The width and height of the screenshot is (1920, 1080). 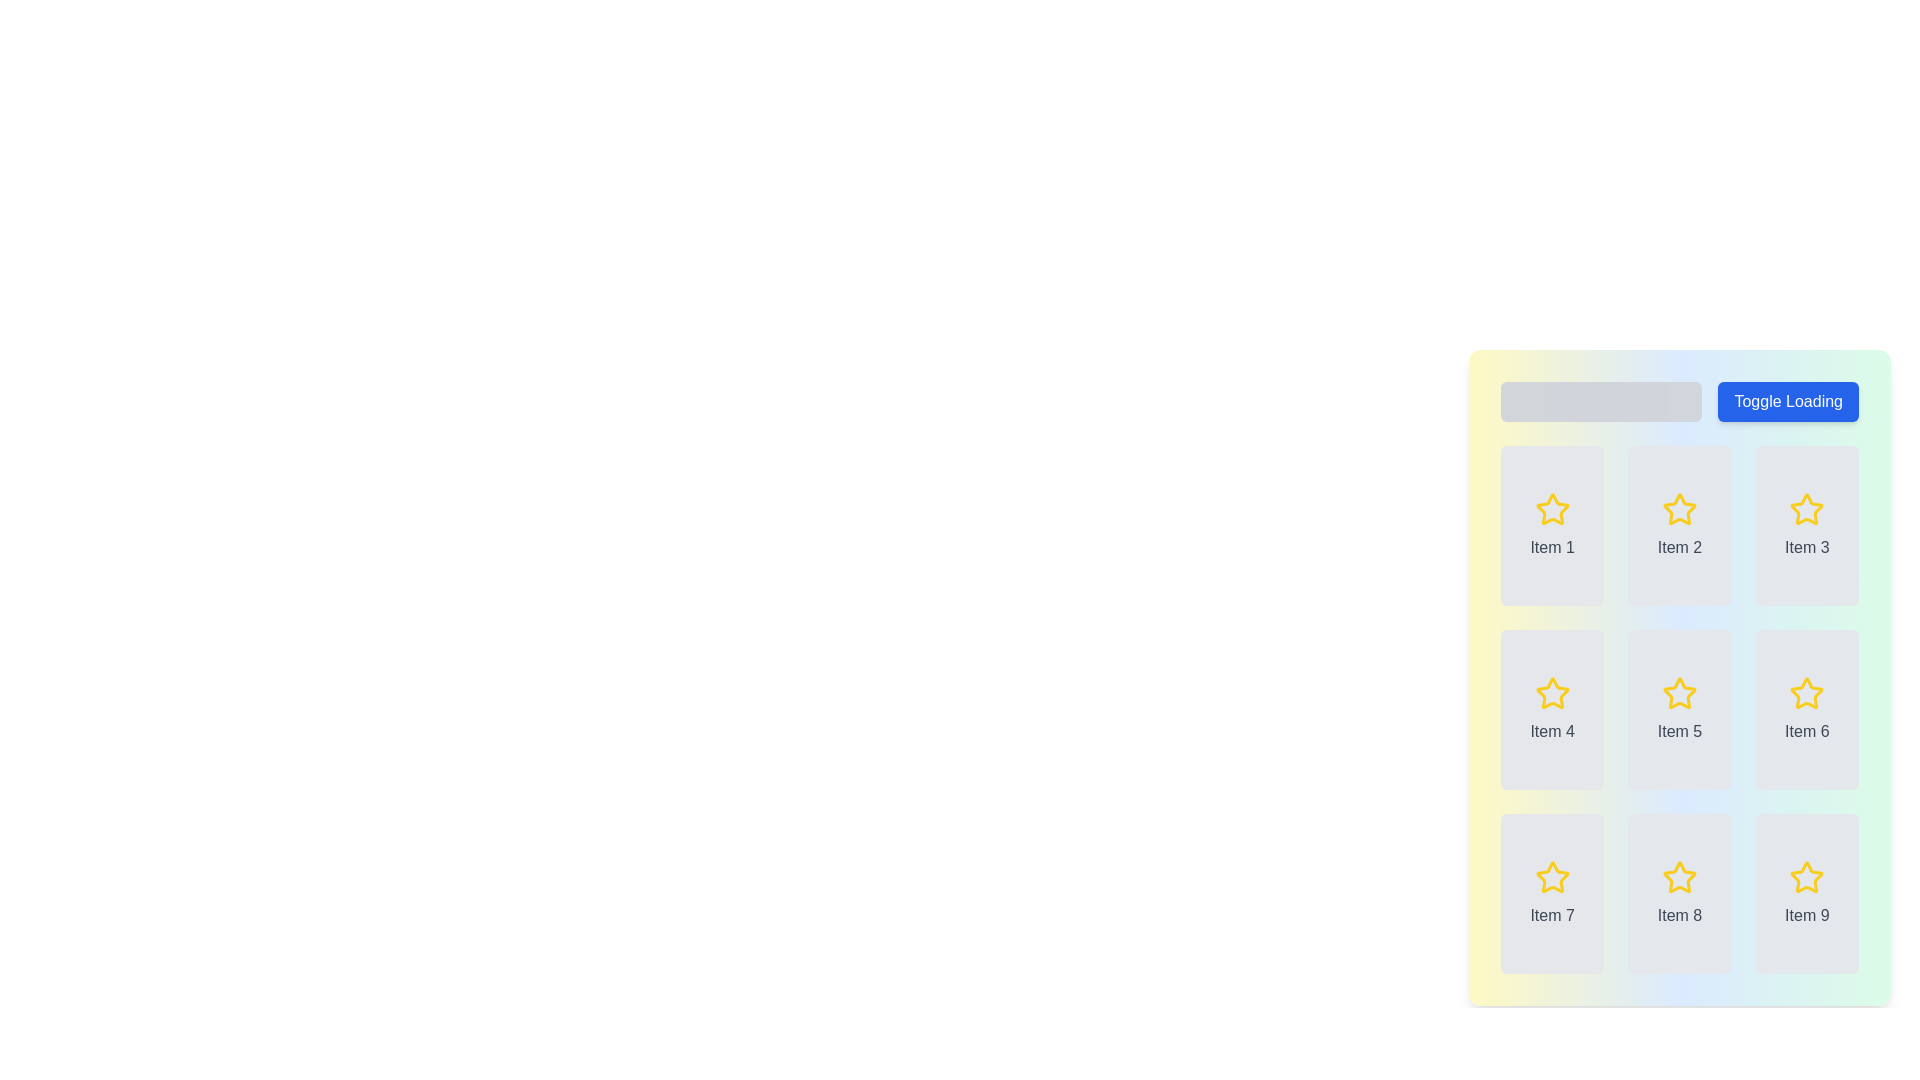 What do you see at coordinates (1807, 547) in the screenshot?
I see `the text label displaying 'Item 3' located in the top row, third column of a 3x3 grid, positioned slightly below a yellow star icon` at bounding box center [1807, 547].